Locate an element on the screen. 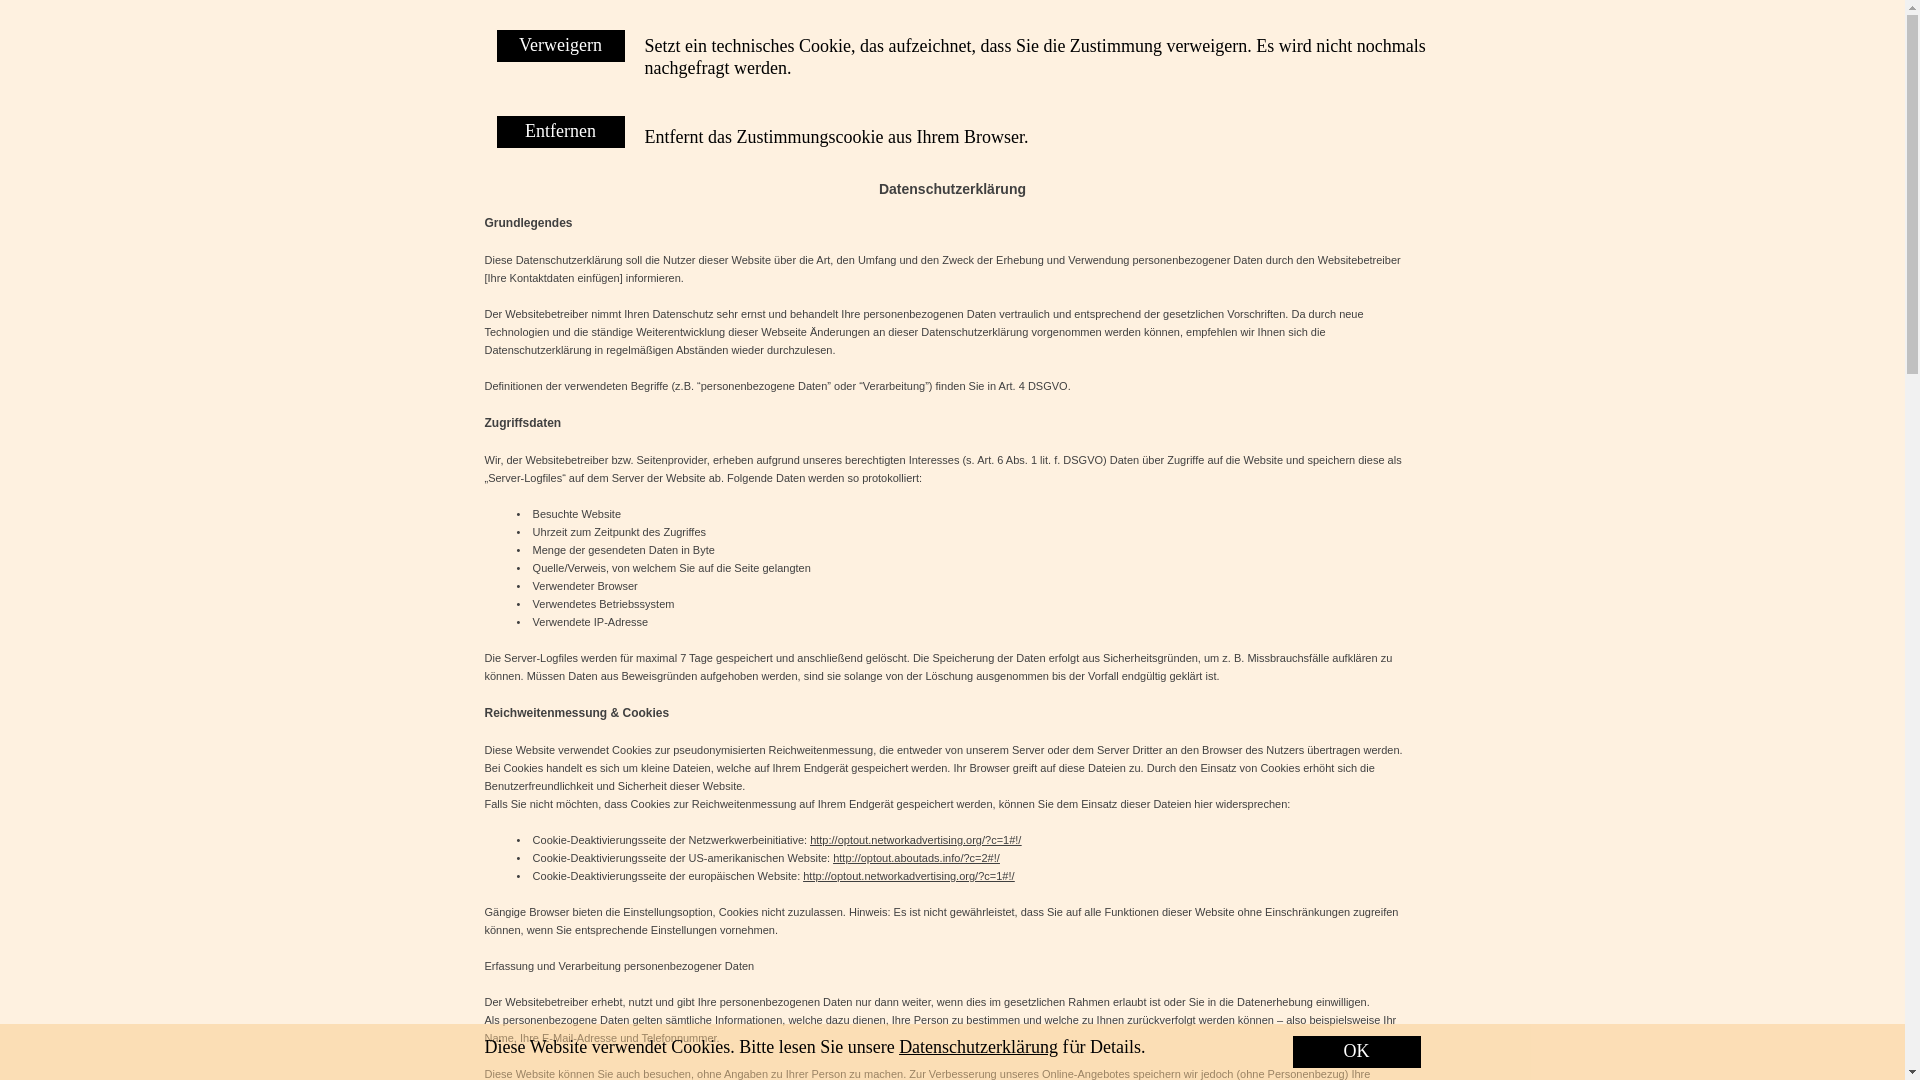 The height and width of the screenshot is (1080, 1920). 'http://optout.networkadvertising.org/?c=1#!/' is located at coordinates (914, 840).